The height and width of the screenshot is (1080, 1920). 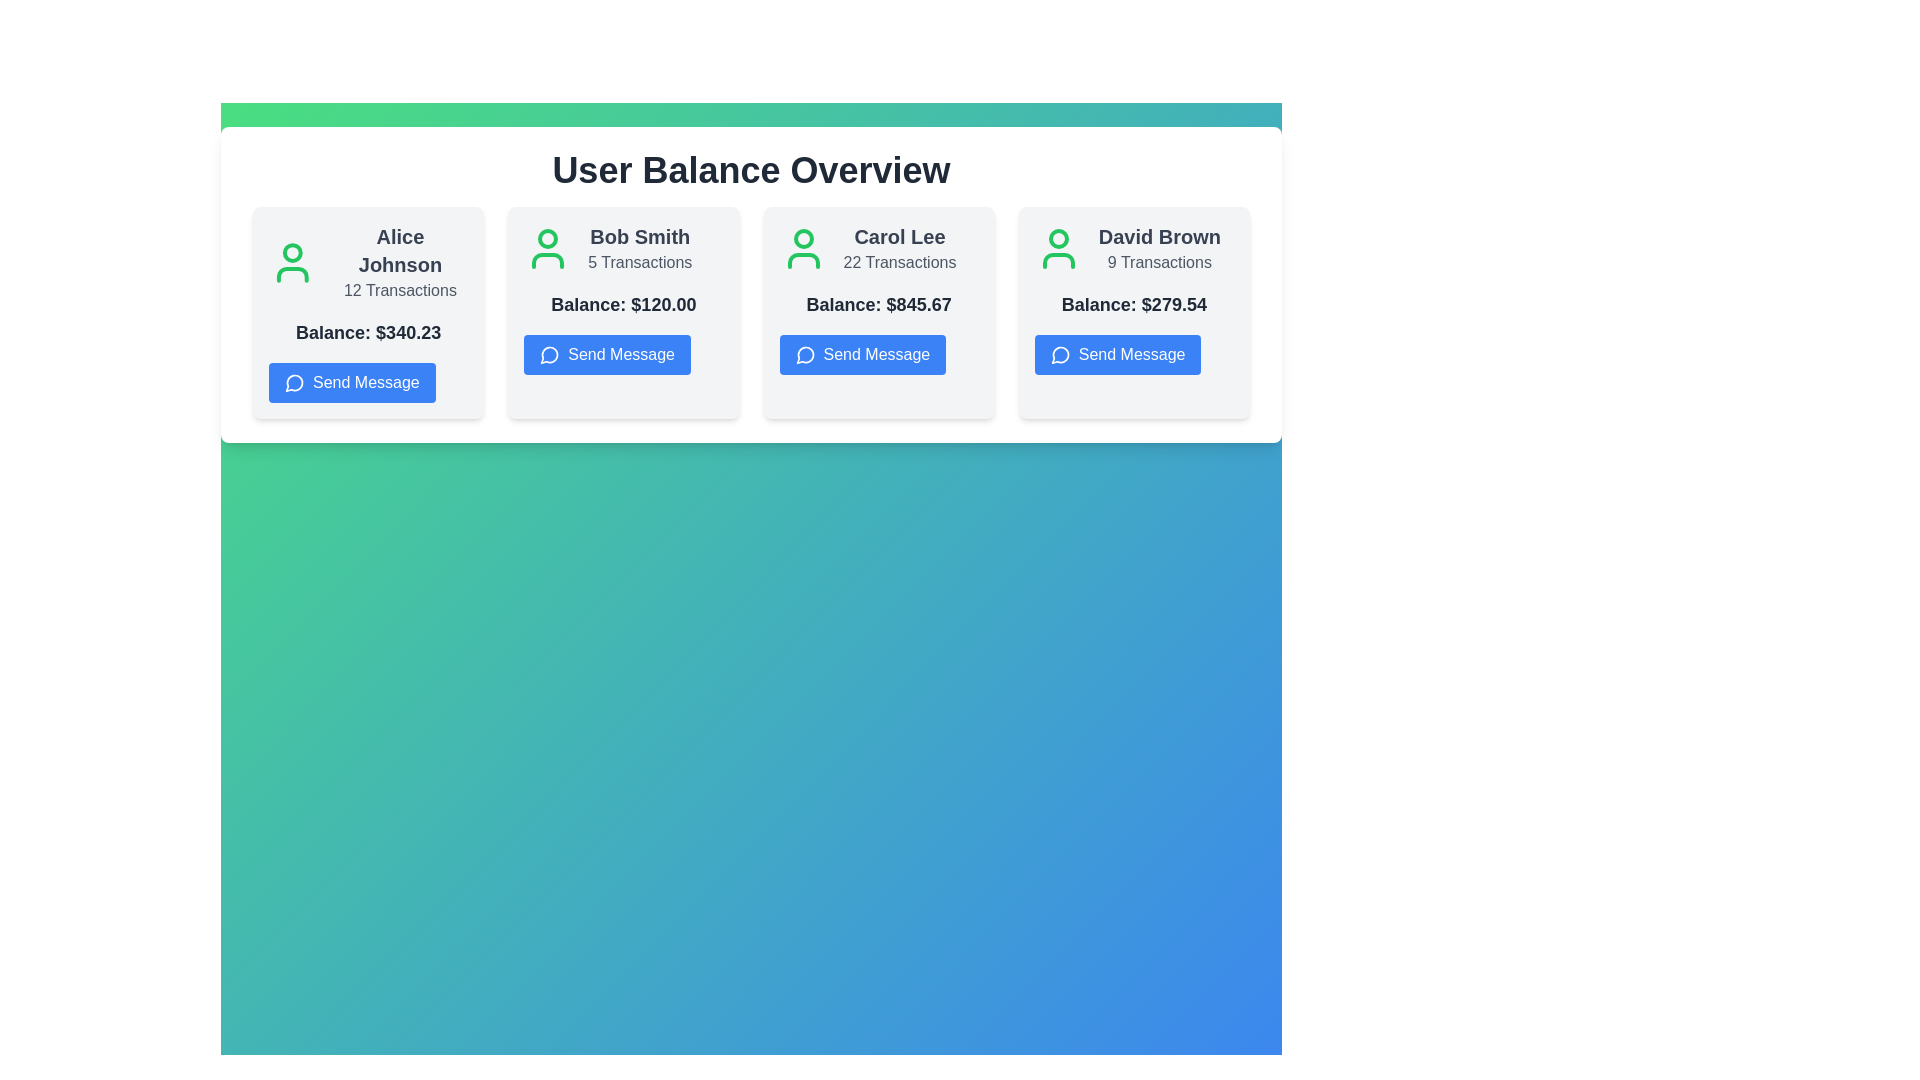 What do you see at coordinates (640, 248) in the screenshot?
I see `the text display component that shows the user's name and transaction count, located in the second card from the left, to the right of the user icon` at bounding box center [640, 248].